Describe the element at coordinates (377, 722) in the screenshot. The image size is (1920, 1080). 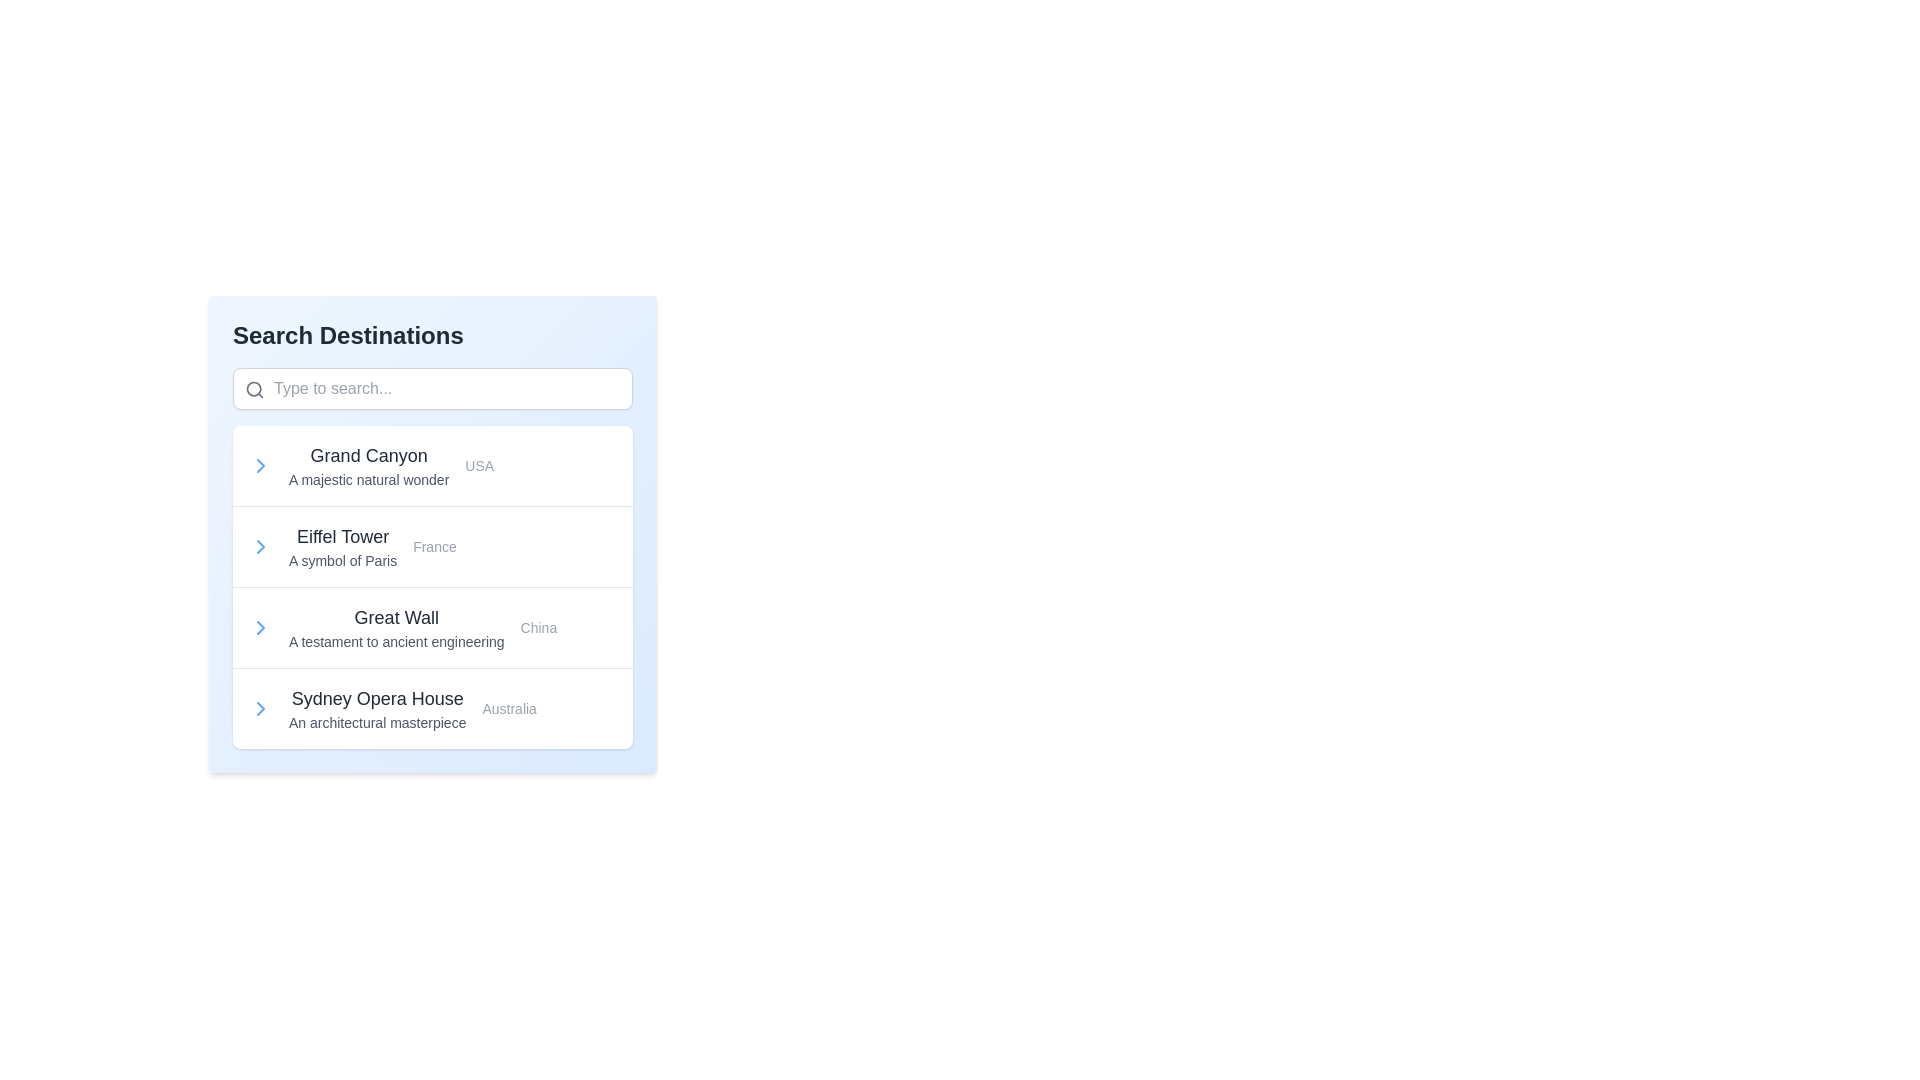
I see `the static text content providing descriptive information about the Sydney Opera House, located immediately below the 'Sydney Opera House' heading in the 'Search Destinations' listing` at that location.